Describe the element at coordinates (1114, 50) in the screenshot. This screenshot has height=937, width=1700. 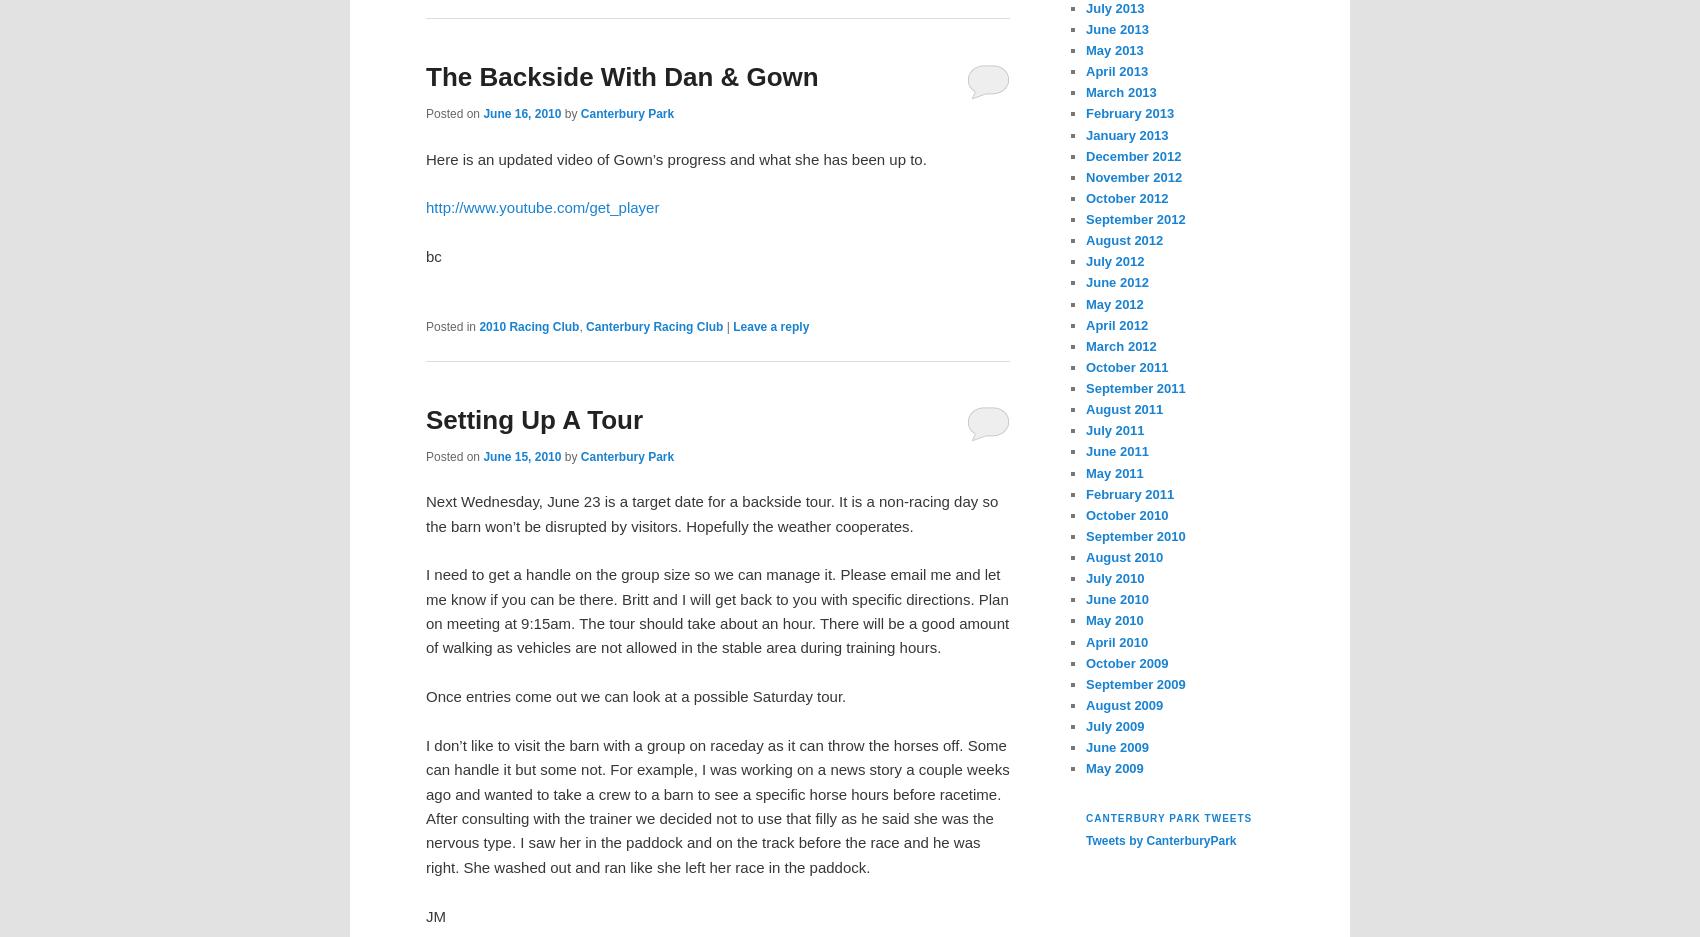
I see `'May 2013'` at that location.